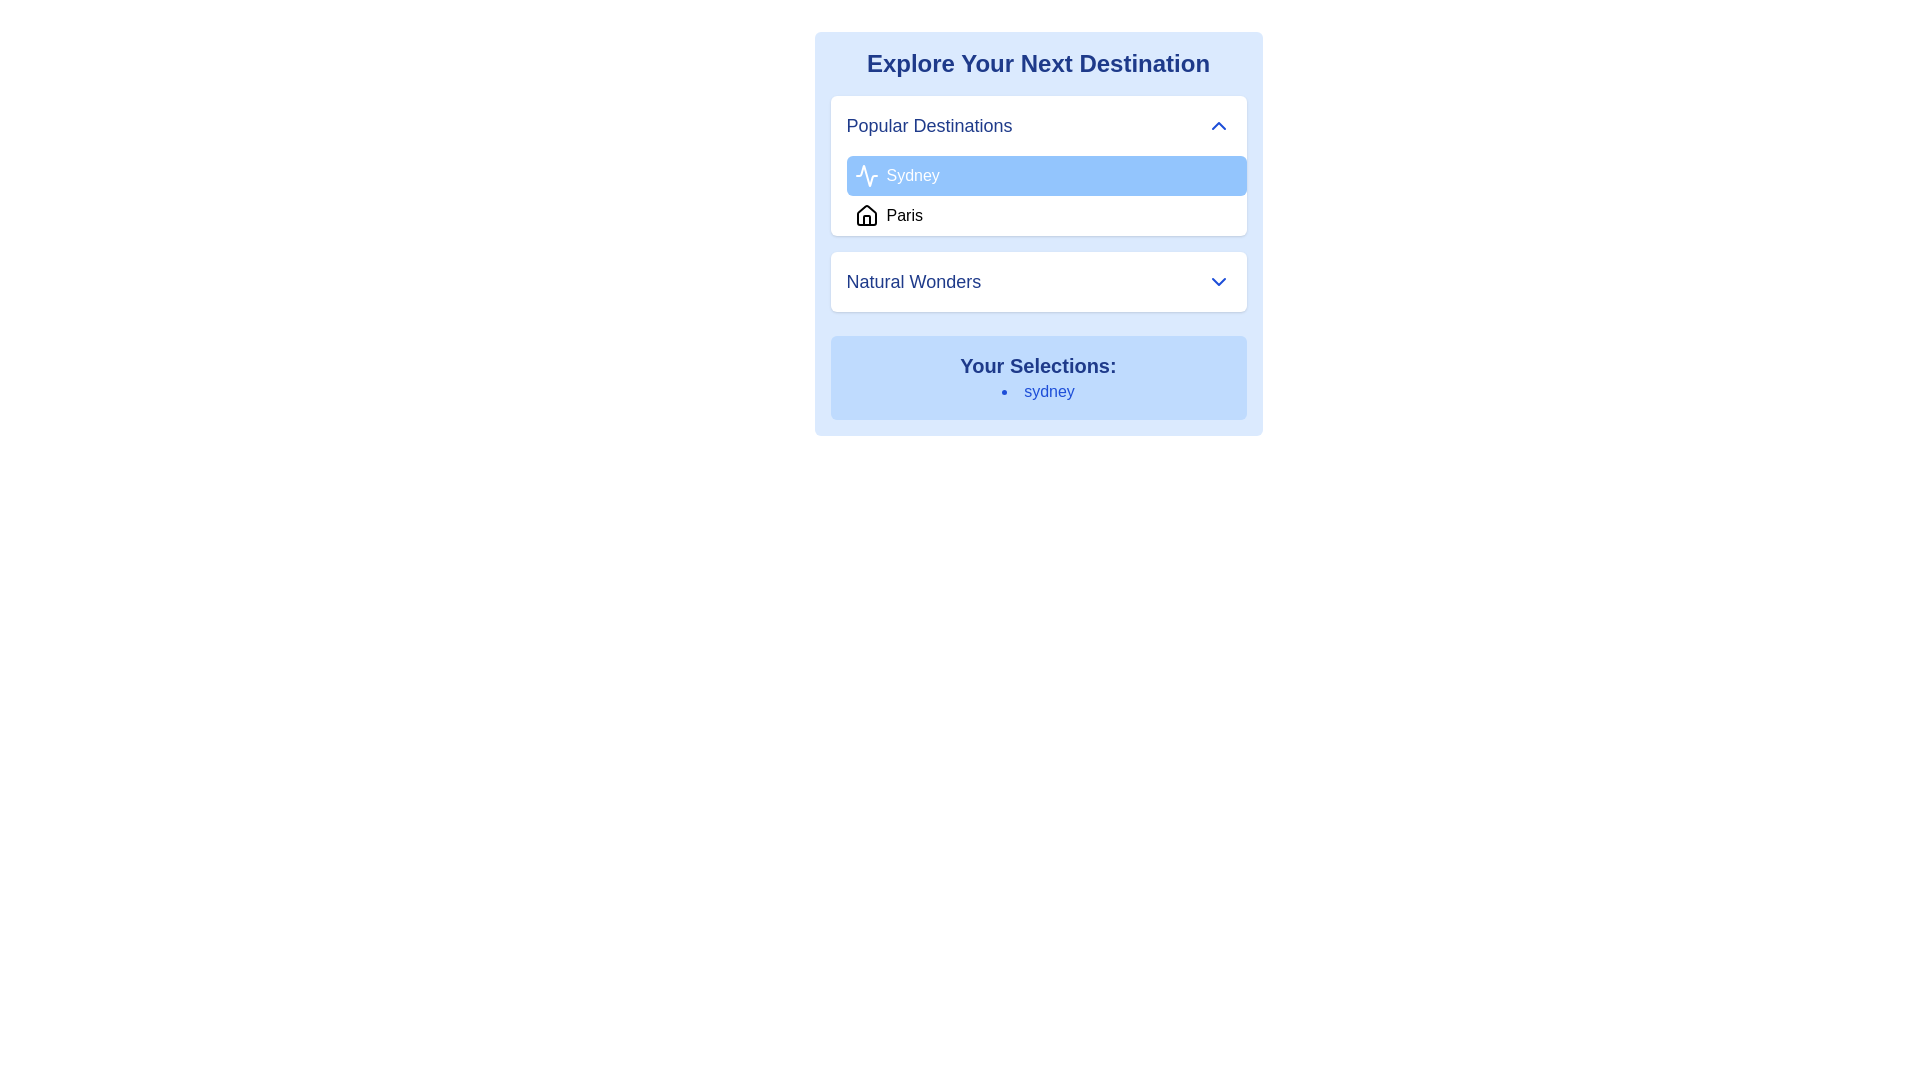  I want to click on the non-interactive display item that shows the selected option from the list, which is the second item under the title 'Your Selections:', so click(1038, 392).